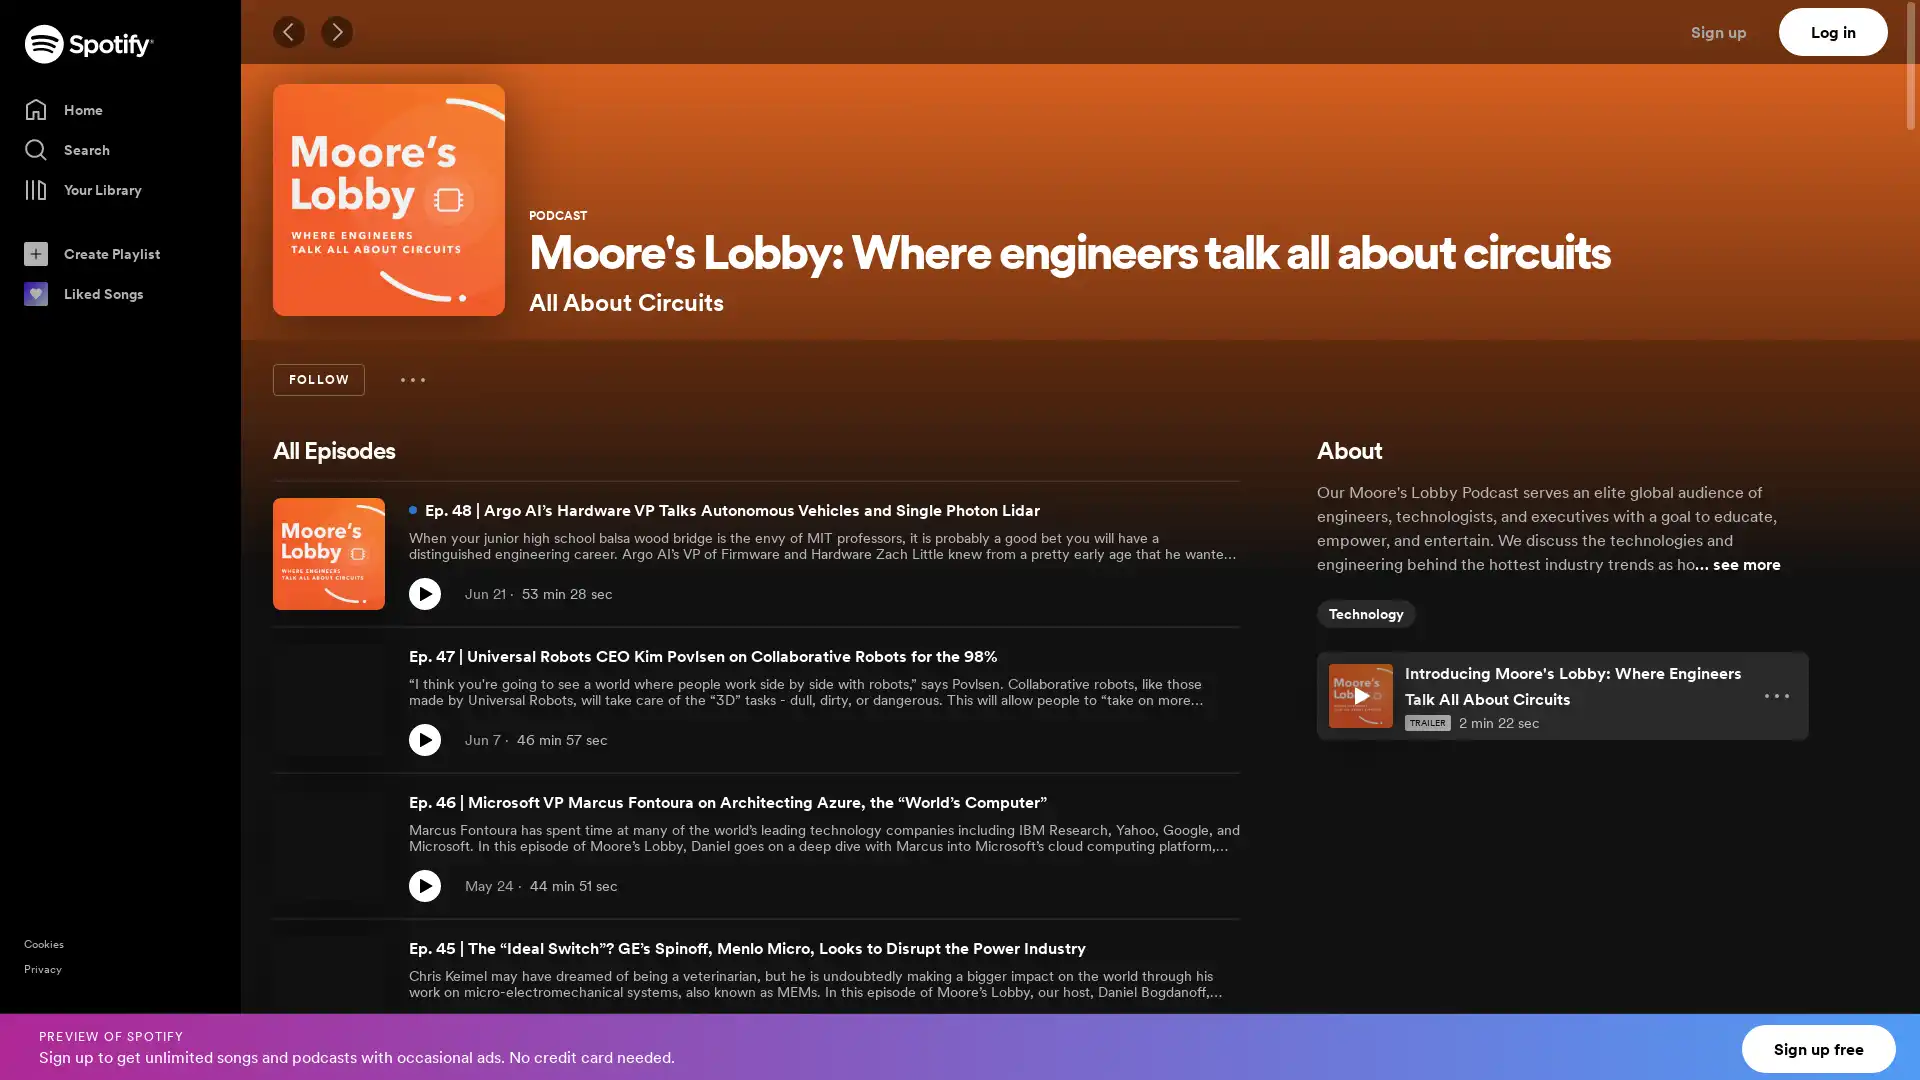  I want to click on Close, so click(1886, 1034).